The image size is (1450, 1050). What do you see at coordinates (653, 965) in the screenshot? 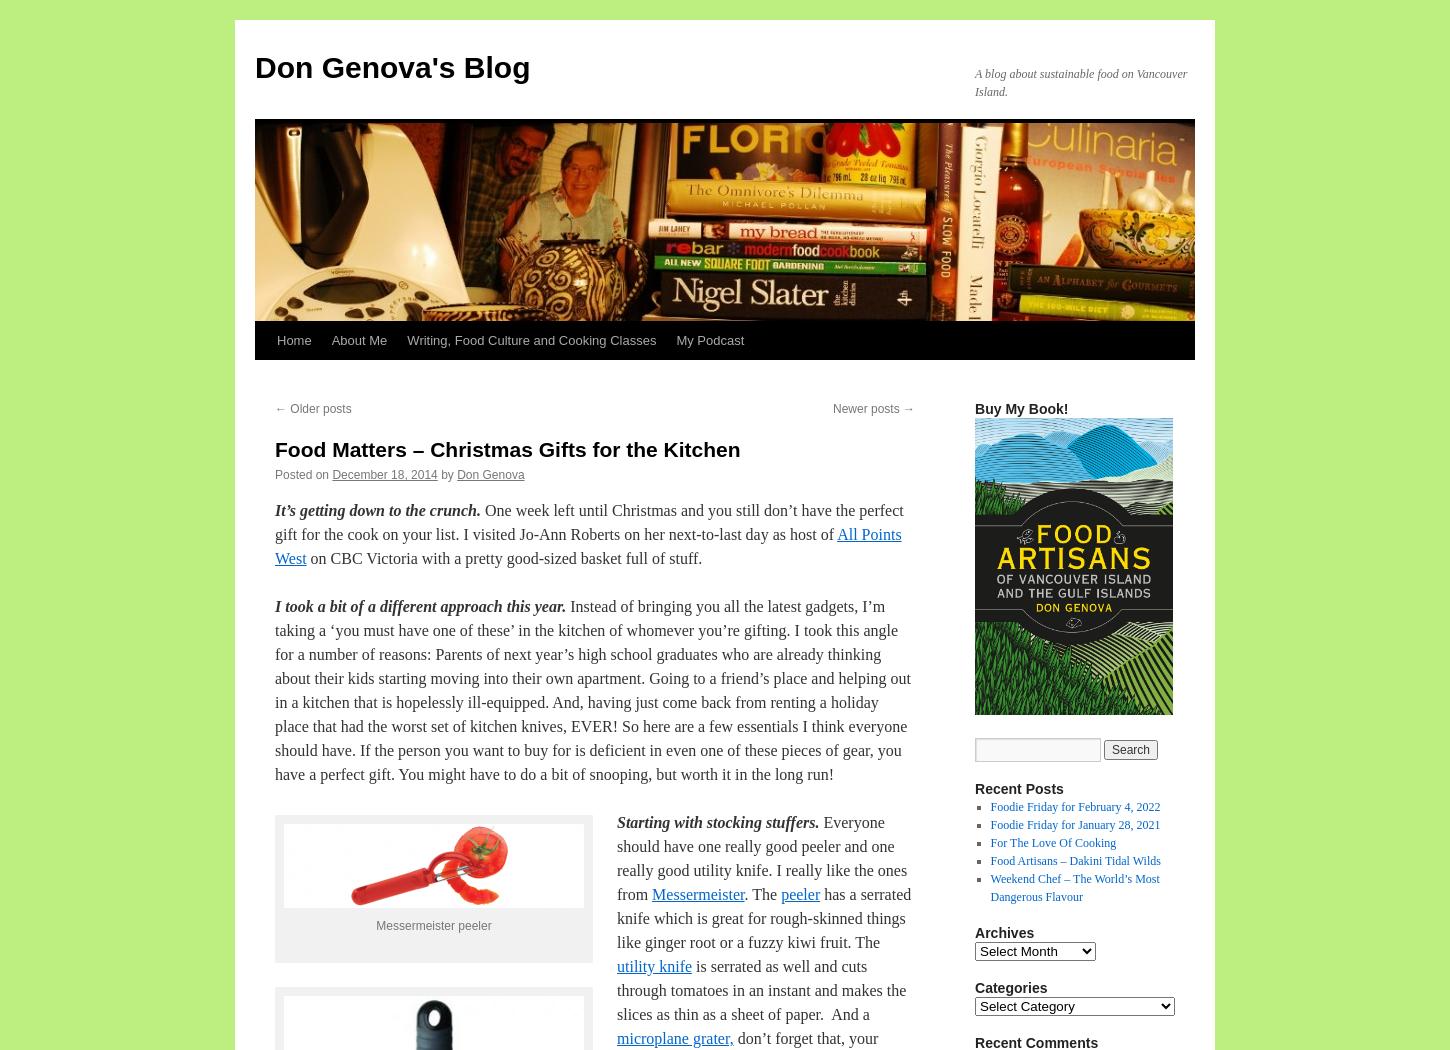
I see `'utility knife'` at bounding box center [653, 965].